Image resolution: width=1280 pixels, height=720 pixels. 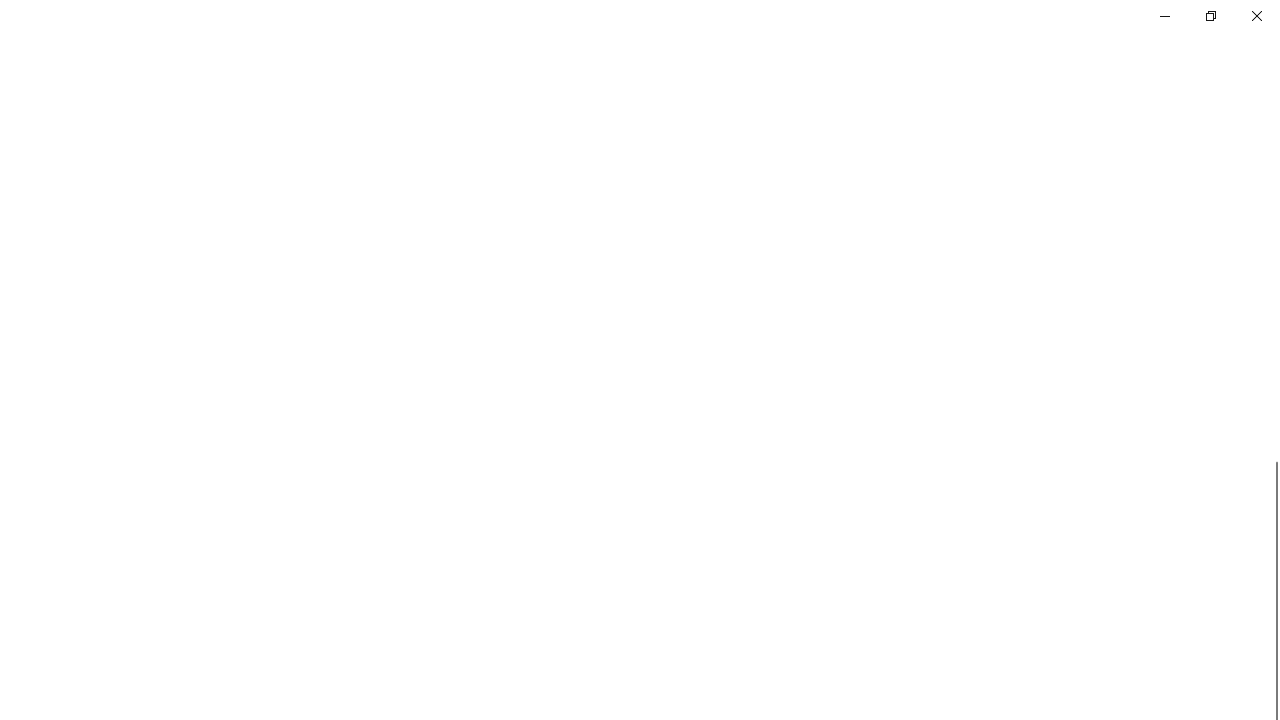 What do you see at coordinates (1255, 15) in the screenshot?
I see `'Close Settings'` at bounding box center [1255, 15].